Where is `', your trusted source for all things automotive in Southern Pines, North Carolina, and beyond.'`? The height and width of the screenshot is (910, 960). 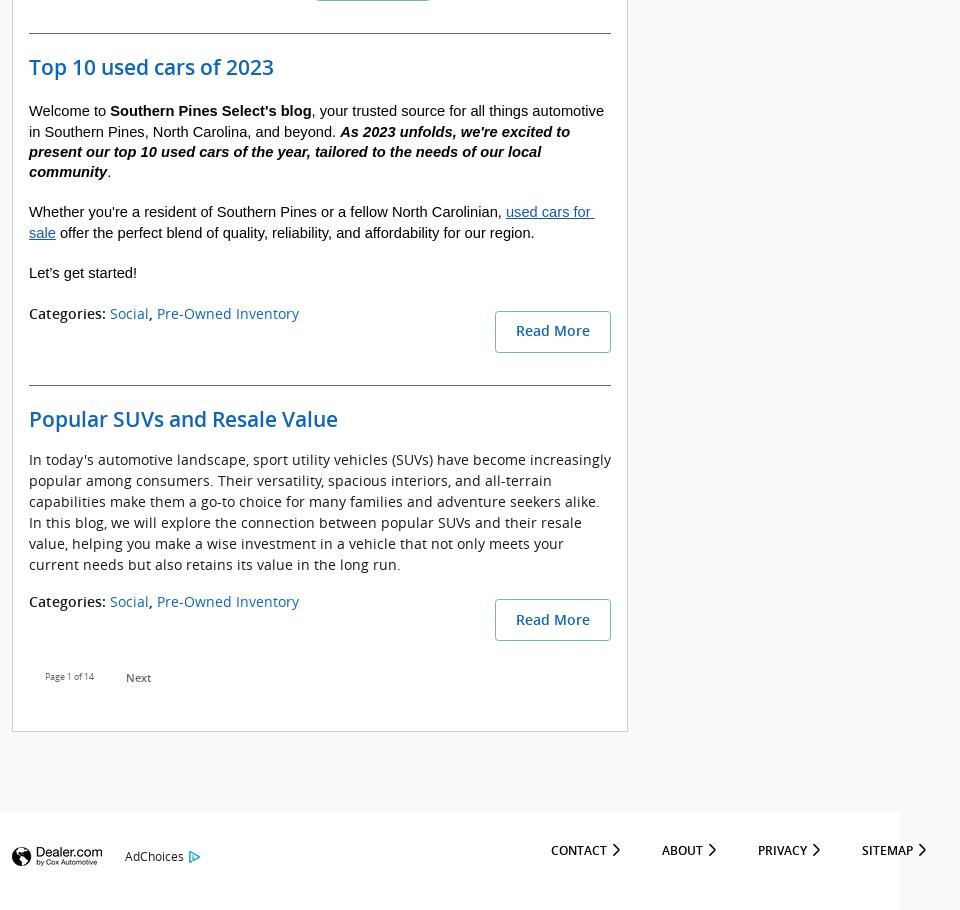 ', your trusted source for all things automotive in Southern Pines, North Carolina, and beyond.' is located at coordinates (318, 121).